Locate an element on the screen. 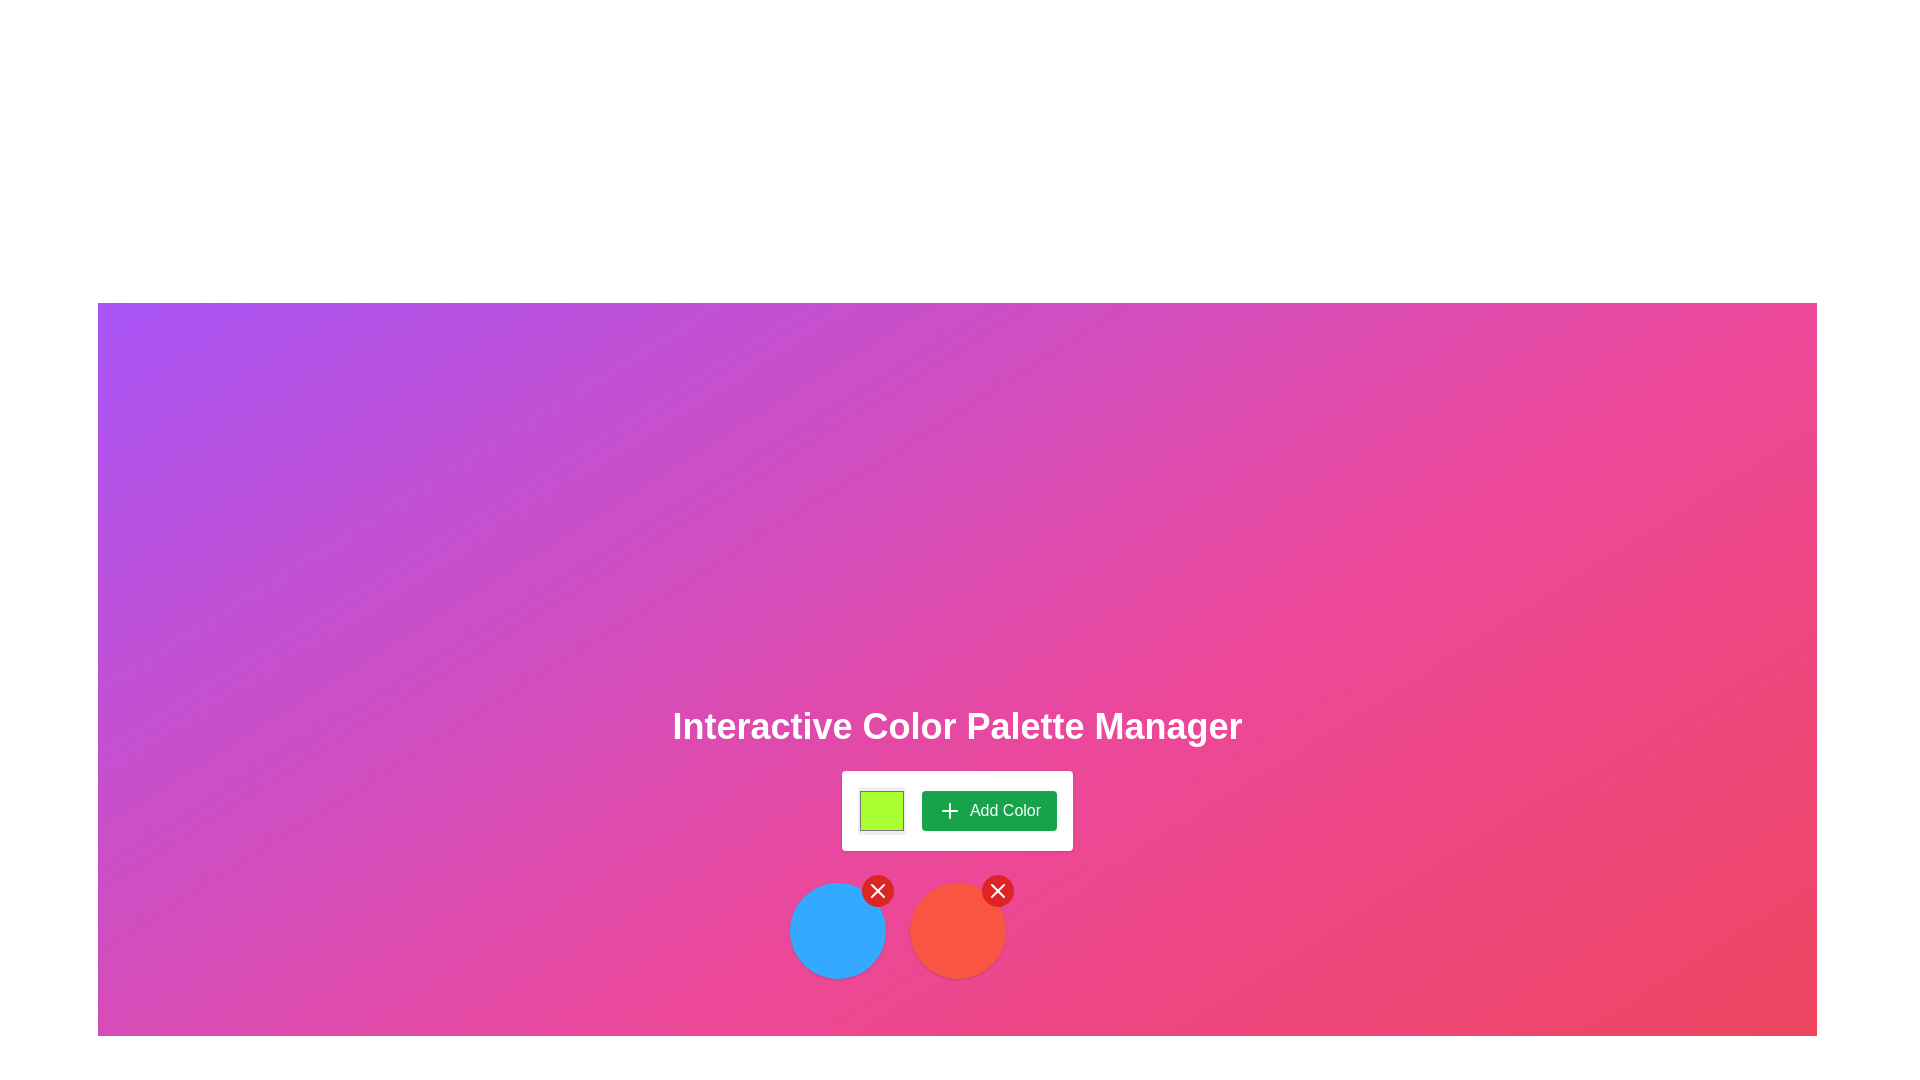  the lime-green square on the left side of the Compound Control Panel is located at coordinates (956, 810).